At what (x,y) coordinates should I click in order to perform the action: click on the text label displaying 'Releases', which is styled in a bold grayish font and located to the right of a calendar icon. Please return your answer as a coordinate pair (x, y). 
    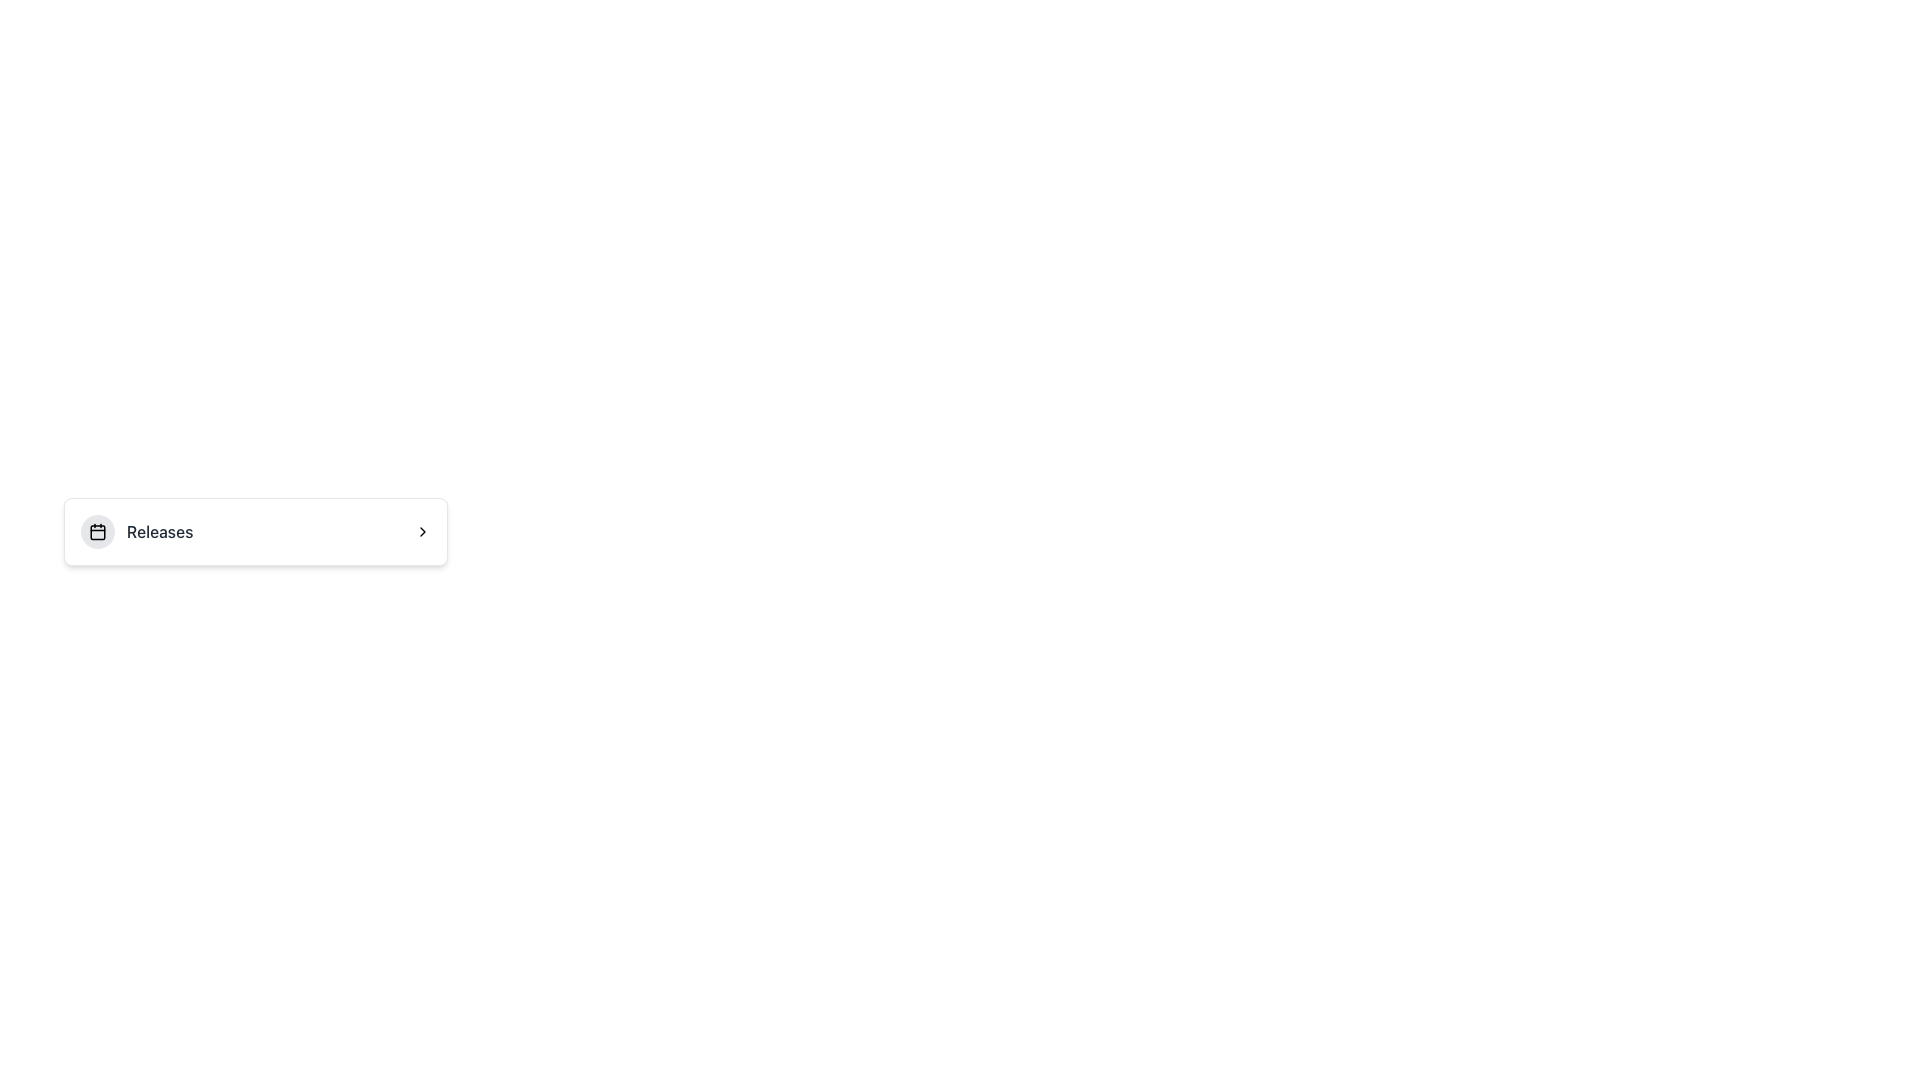
    Looking at the image, I should click on (136, 531).